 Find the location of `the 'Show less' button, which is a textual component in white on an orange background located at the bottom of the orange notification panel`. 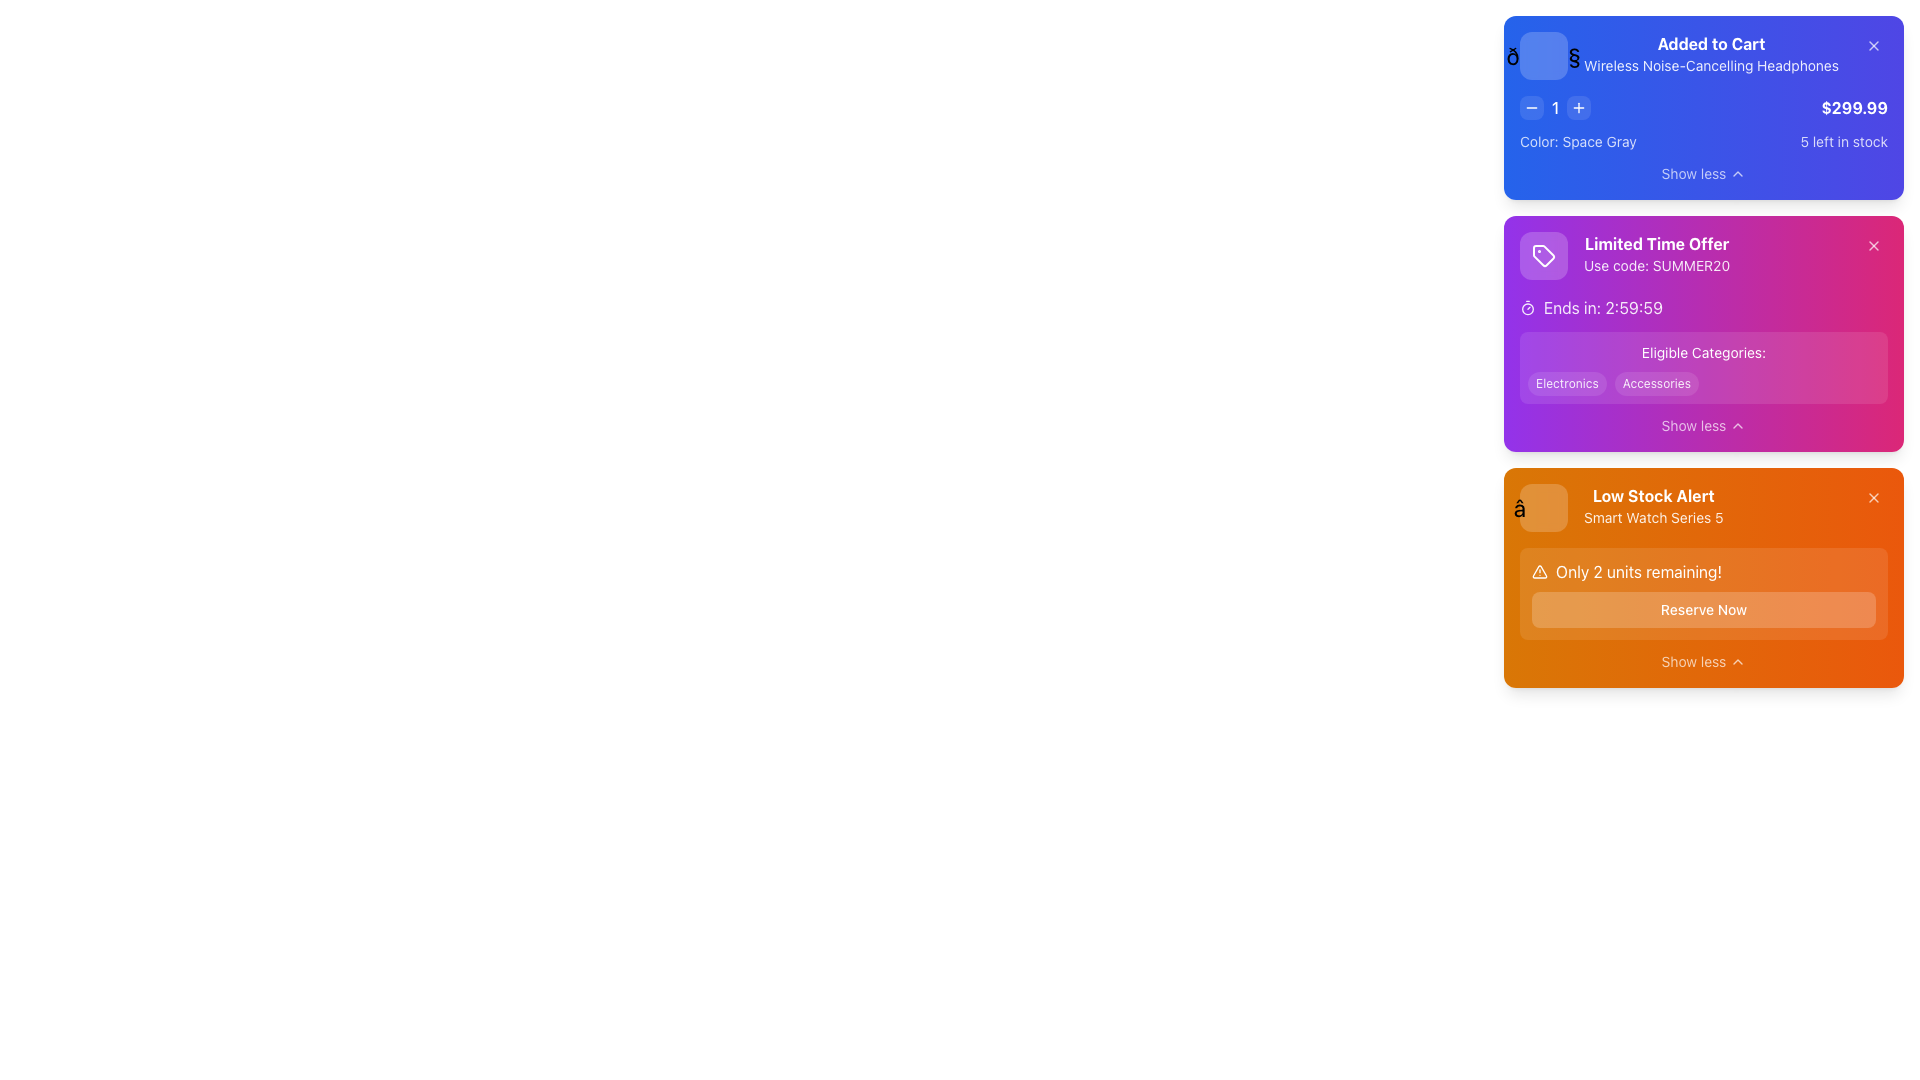

the 'Show less' button, which is a textual component in white on an orange background located at the bottom of the orange notification panel is located at coordinates (1693, 662).